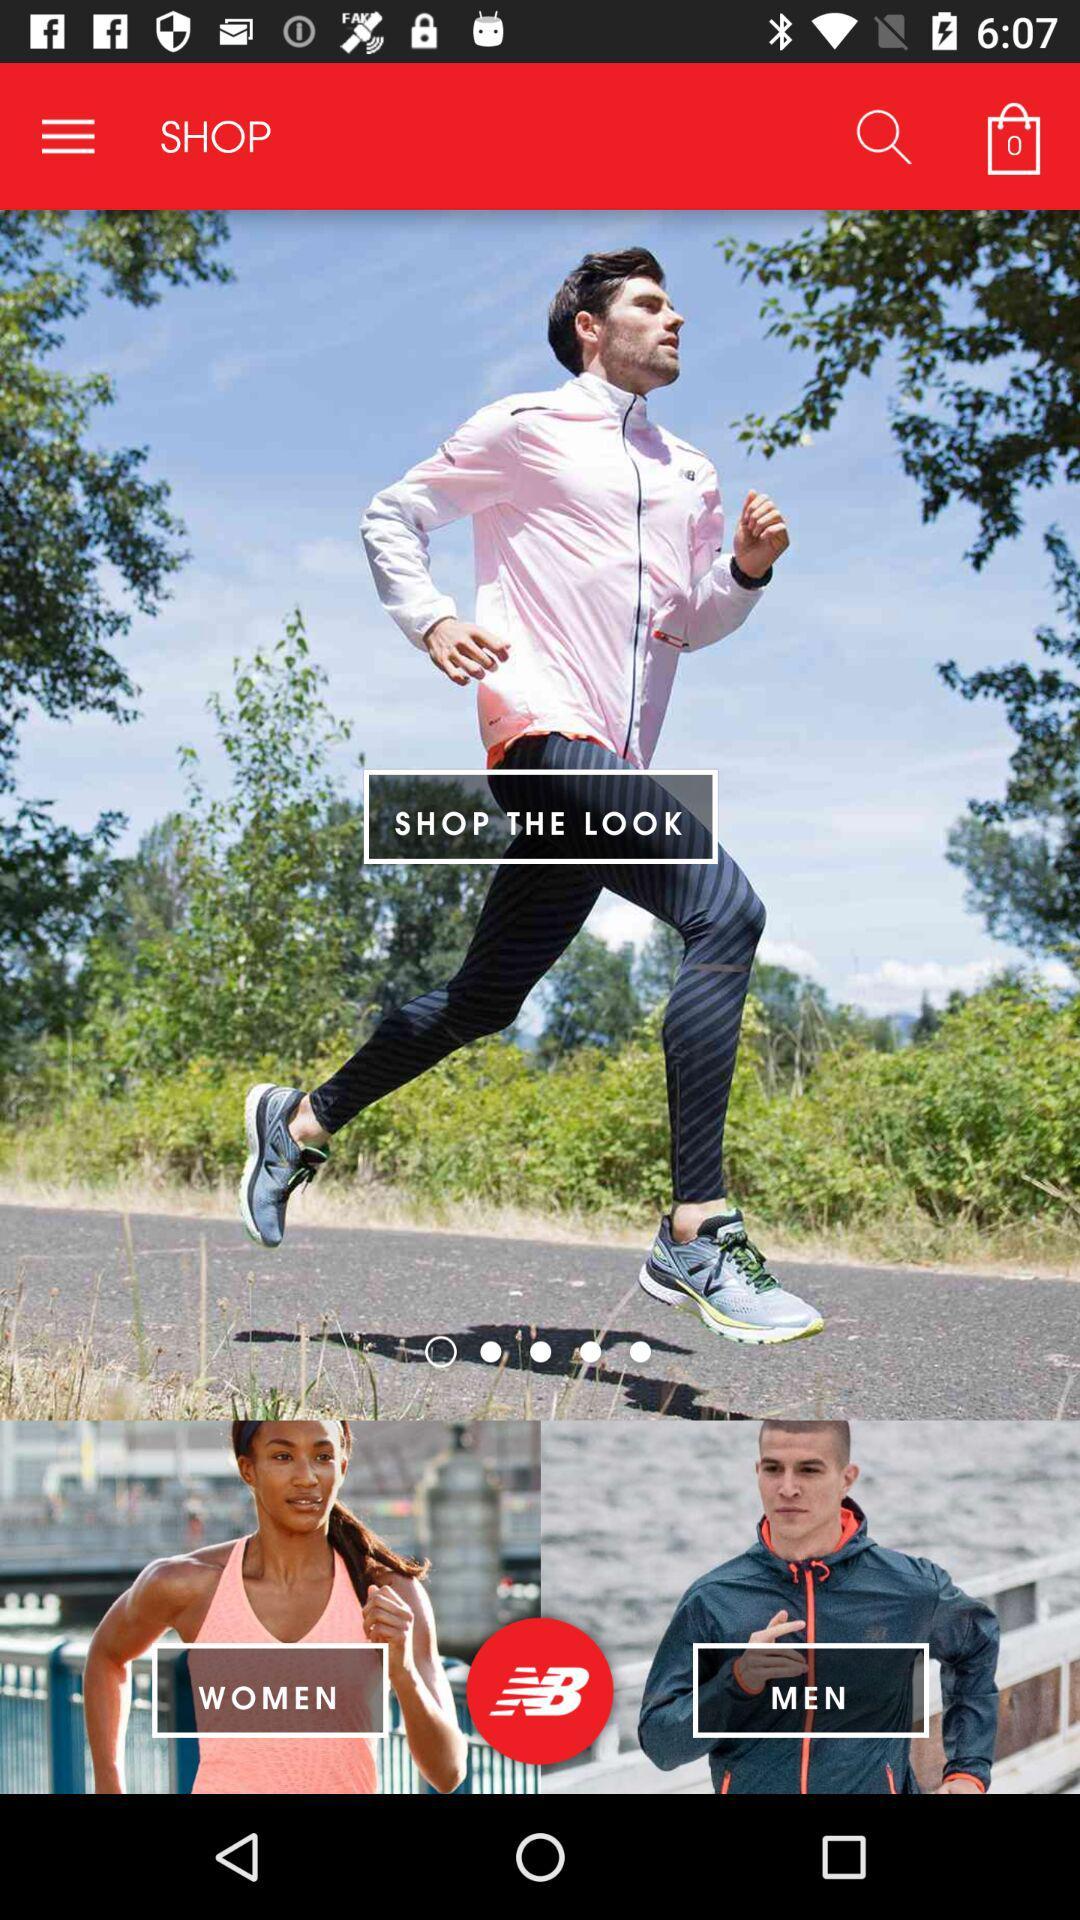  What do you see at coordinates (67, 135) in the screenshot?
I see `more options` at bounding box center [67, 135].